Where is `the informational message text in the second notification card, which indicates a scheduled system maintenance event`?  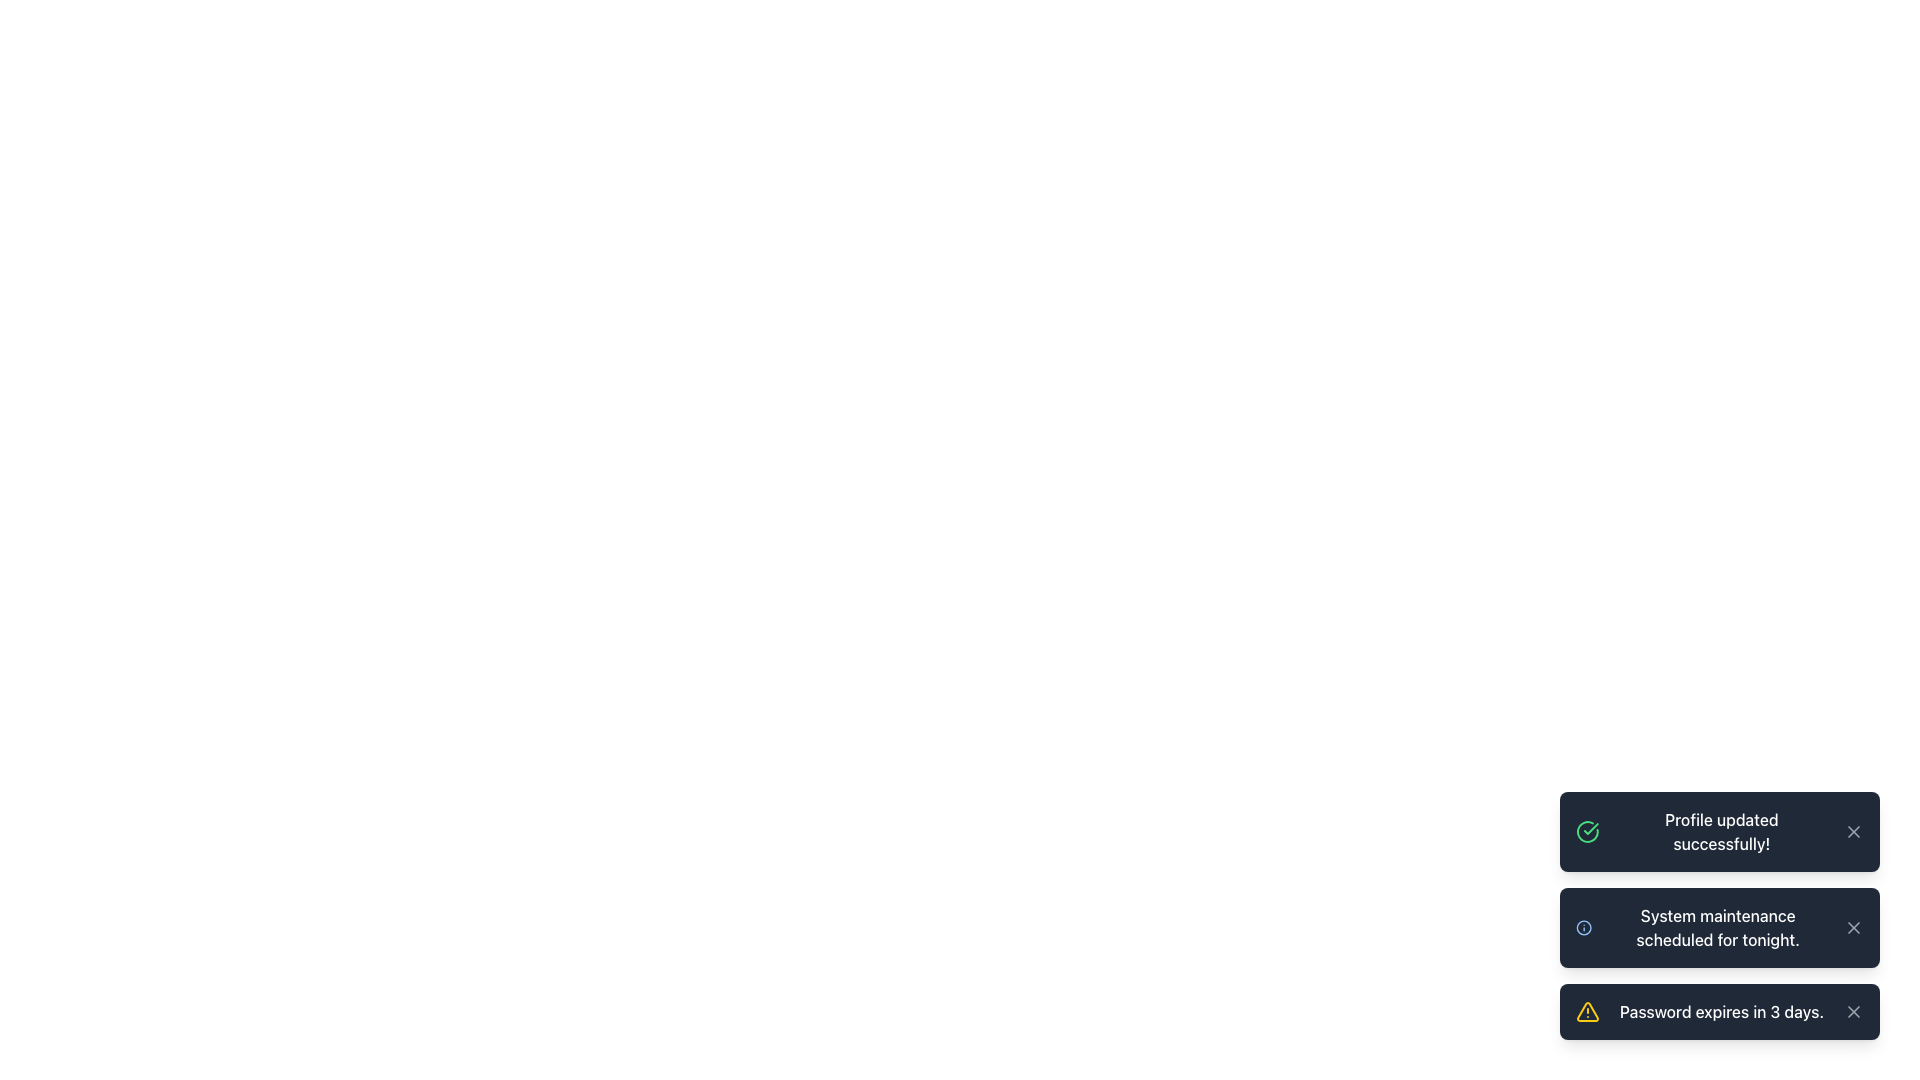 the informational message text in the second notification card, which indicates a scheduled system maintenance event is located at coordinates (1717, 928).